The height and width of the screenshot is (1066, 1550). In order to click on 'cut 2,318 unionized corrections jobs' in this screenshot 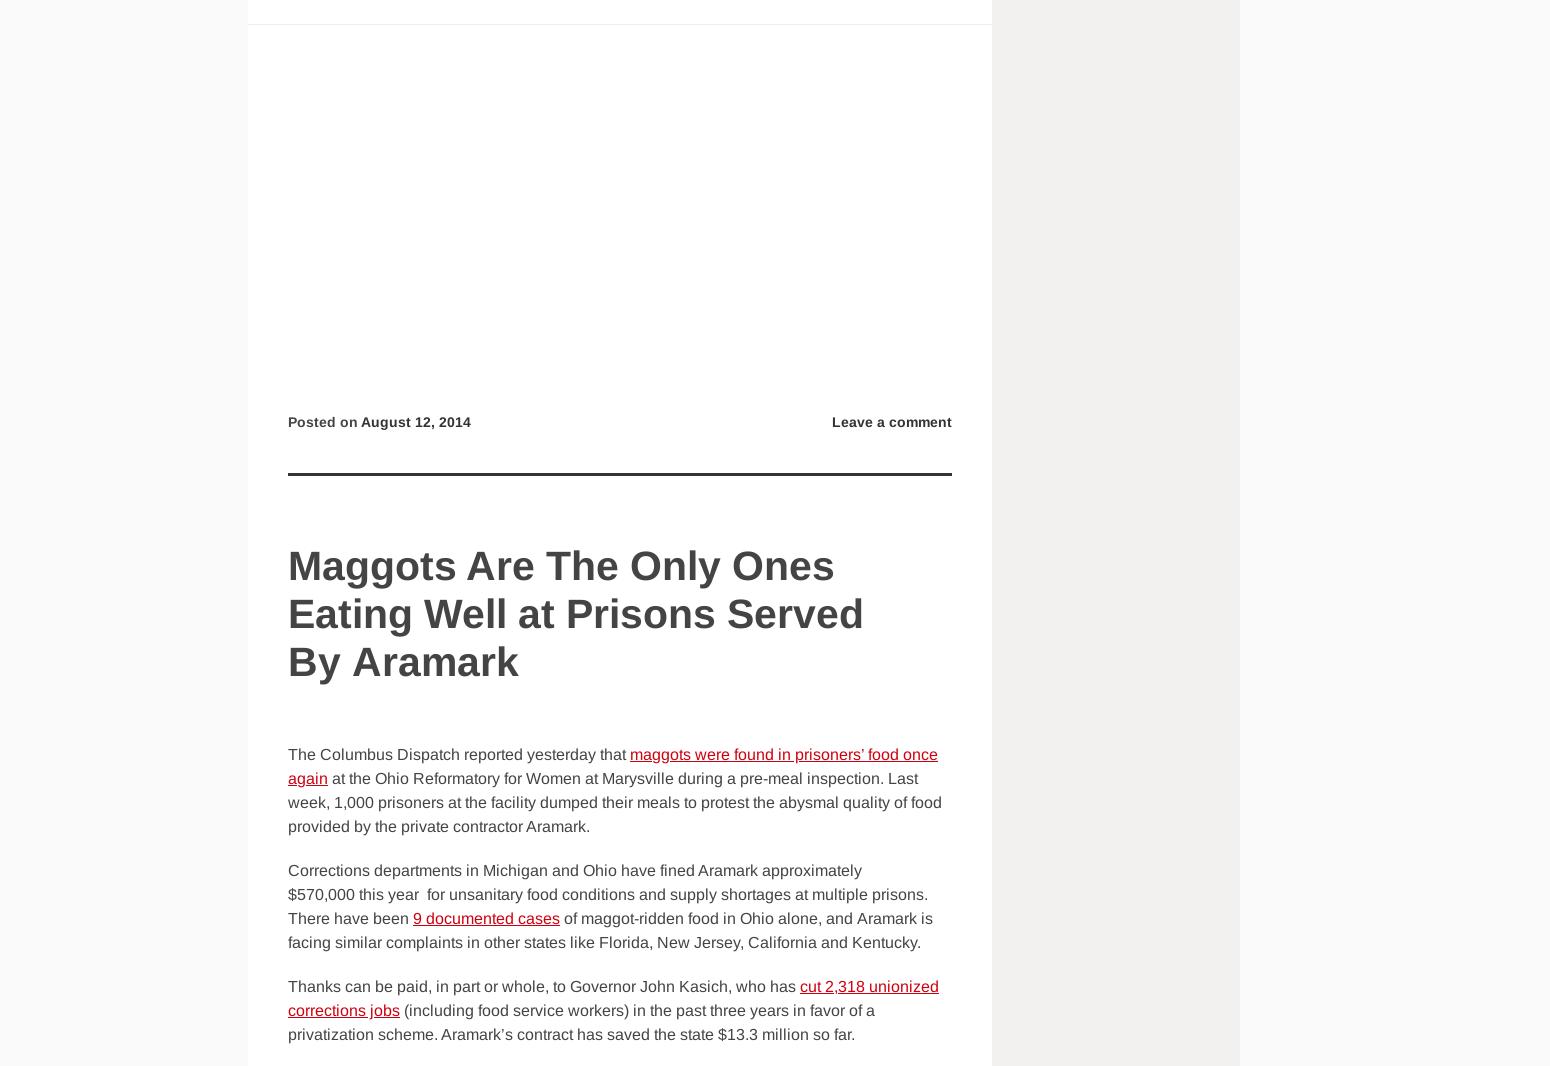, I will do `click(287, 998)`.